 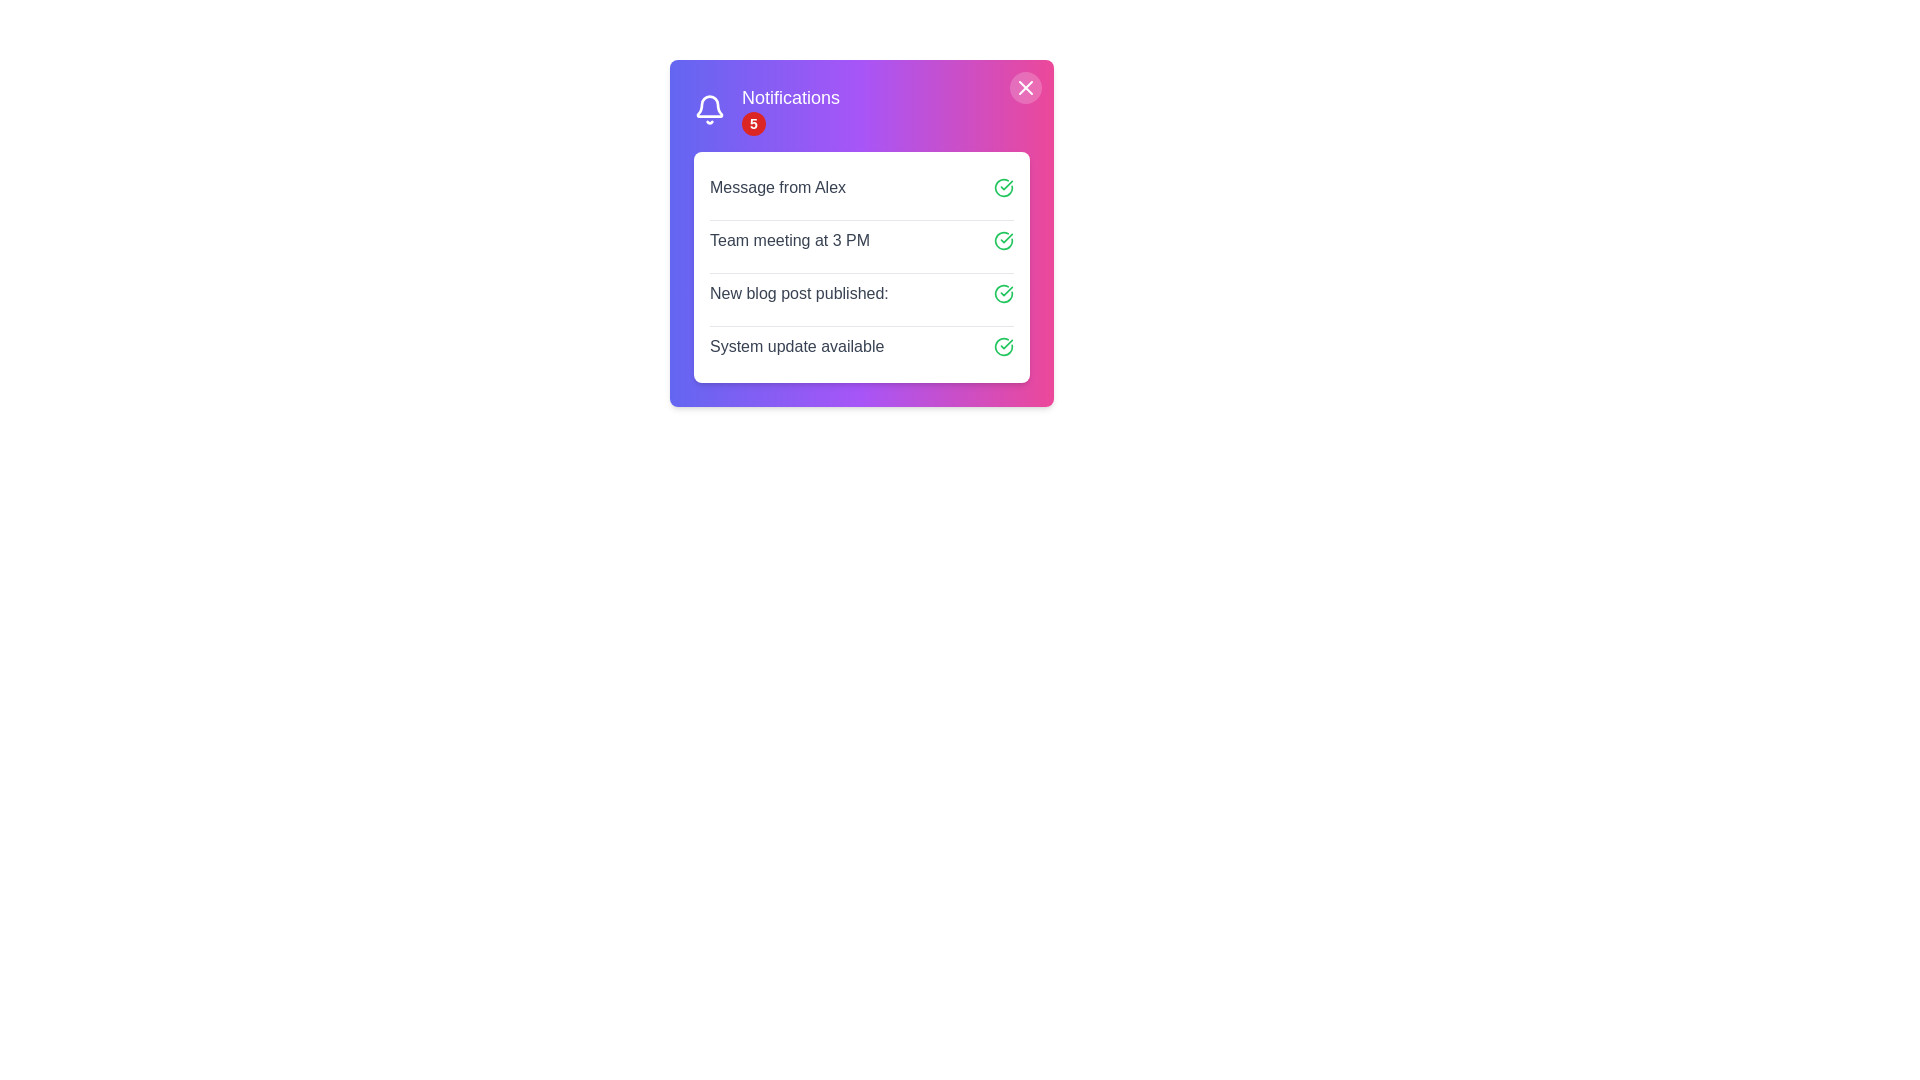 I want to click on the text label displaying 'System update available' within the notification pop-up panel, which is aligned to the left and part of a notification item at the bottom of the list, so click(x=796, y=346).